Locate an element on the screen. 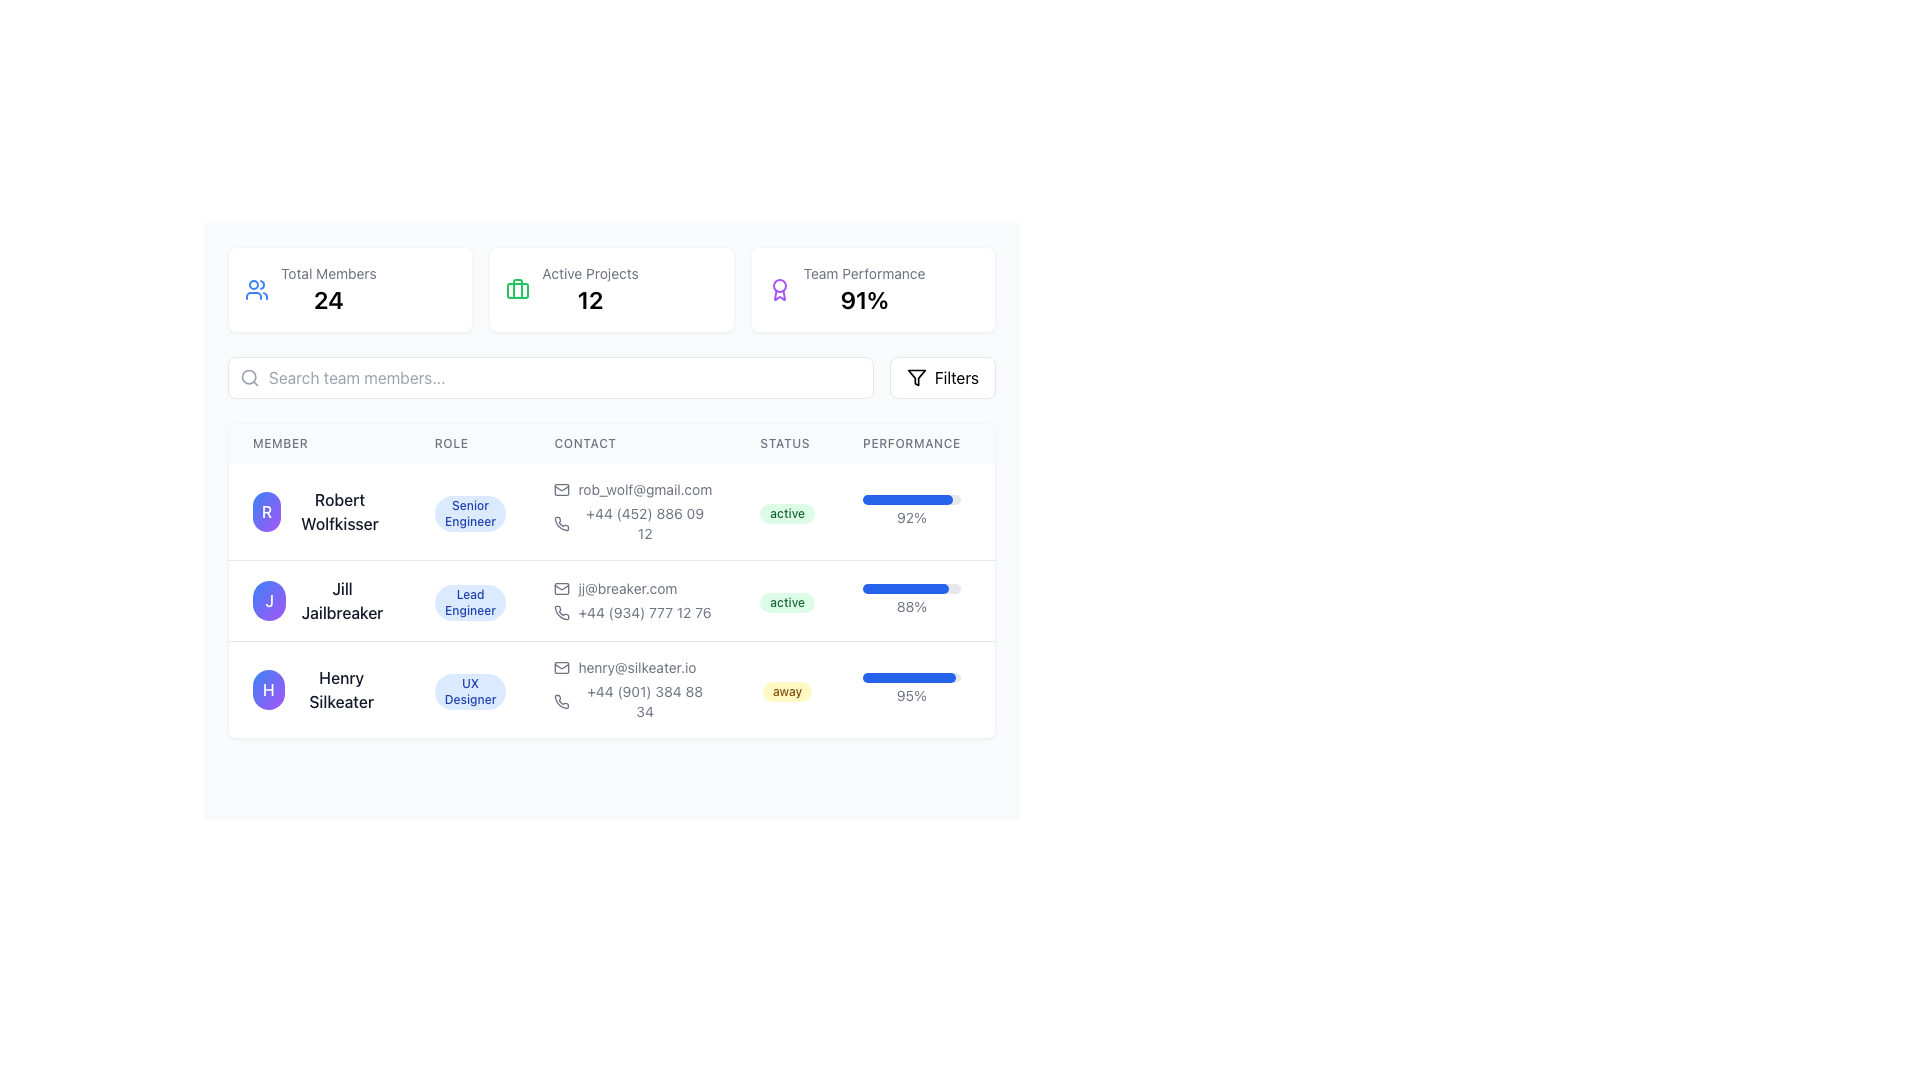 This screenshot has width=1920, height=1080. the phone number icon associated with Jill Jailbreaker's contact information located in the 'Contact' column of the second row in the table is located at coordinates (561, 612).